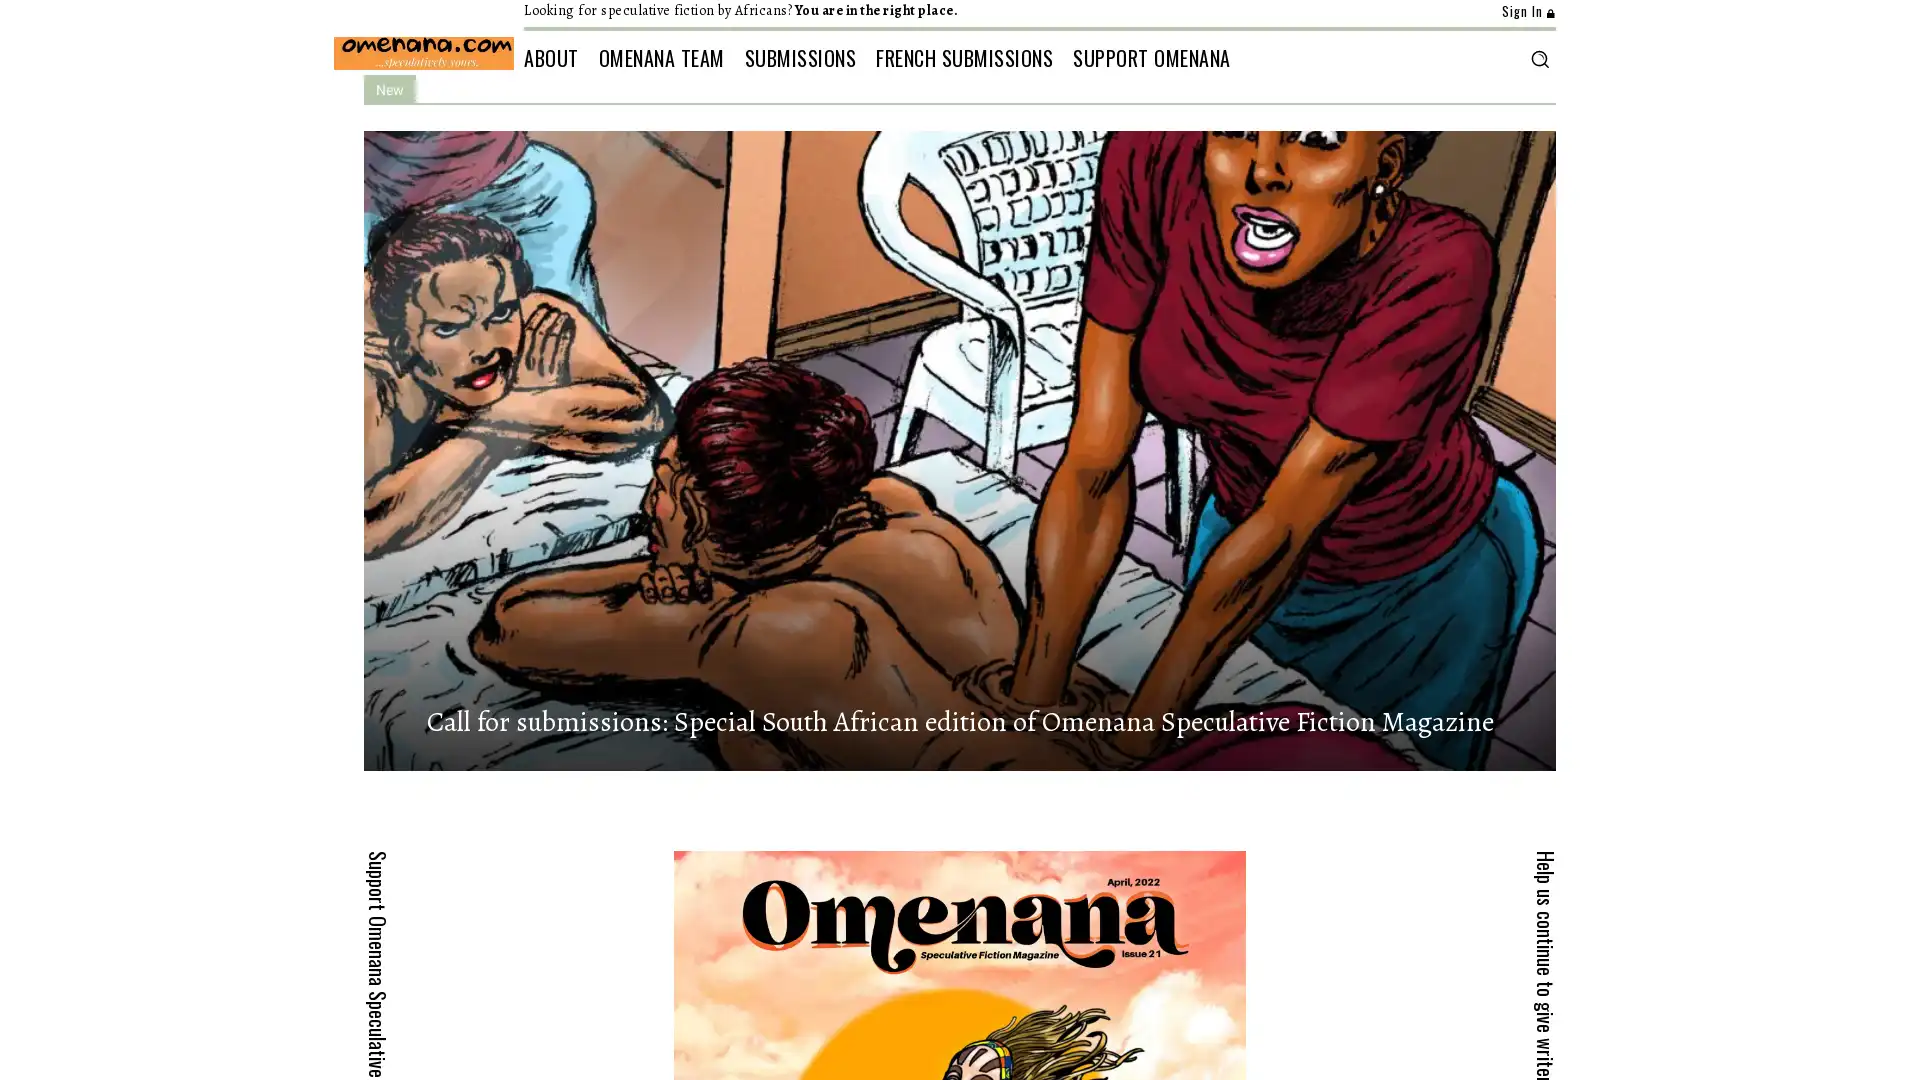  What do you see at coordinates (1538, 57) in the screenshot?
I see `Search` at bounding box center [1538, 57].